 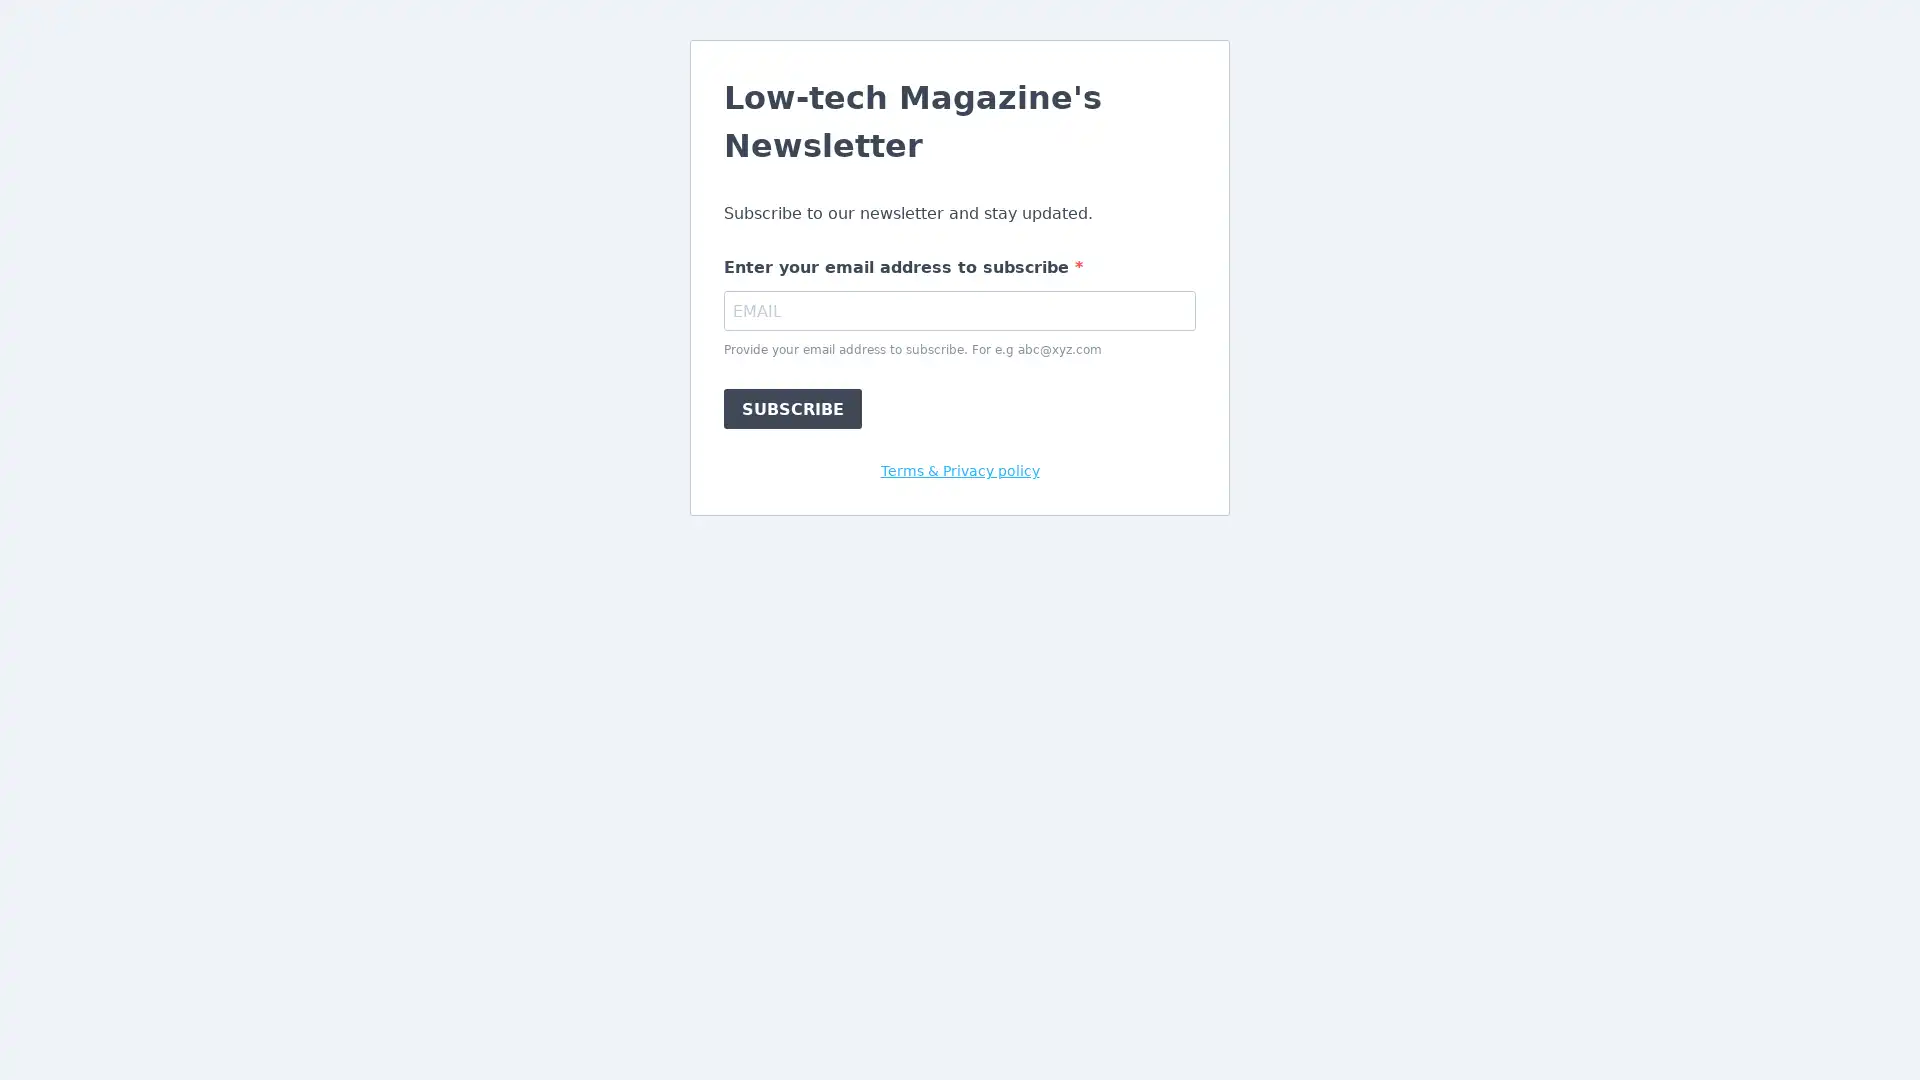 I want to click on SUBSCRIBE, so click(x=791, y=407).